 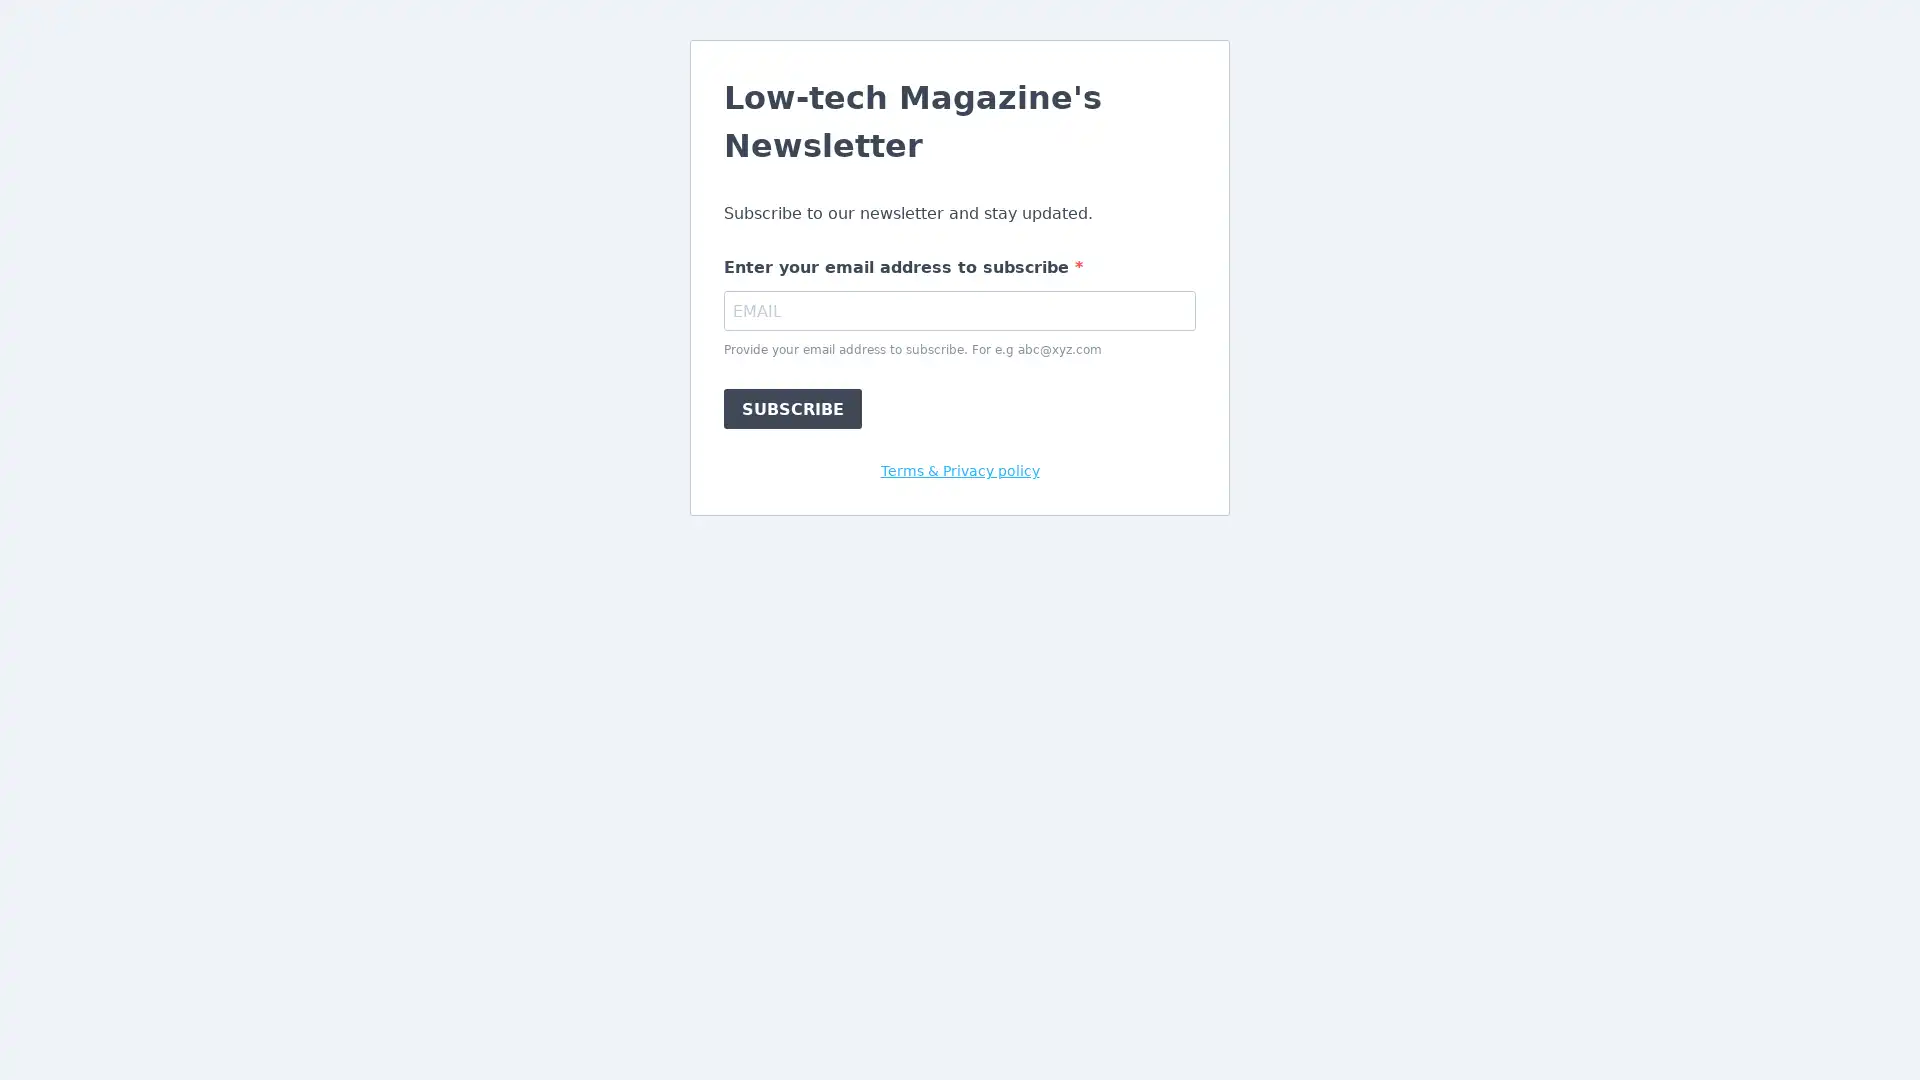 I want to click on SUBSCRIBE, so click(x=791, y=407).